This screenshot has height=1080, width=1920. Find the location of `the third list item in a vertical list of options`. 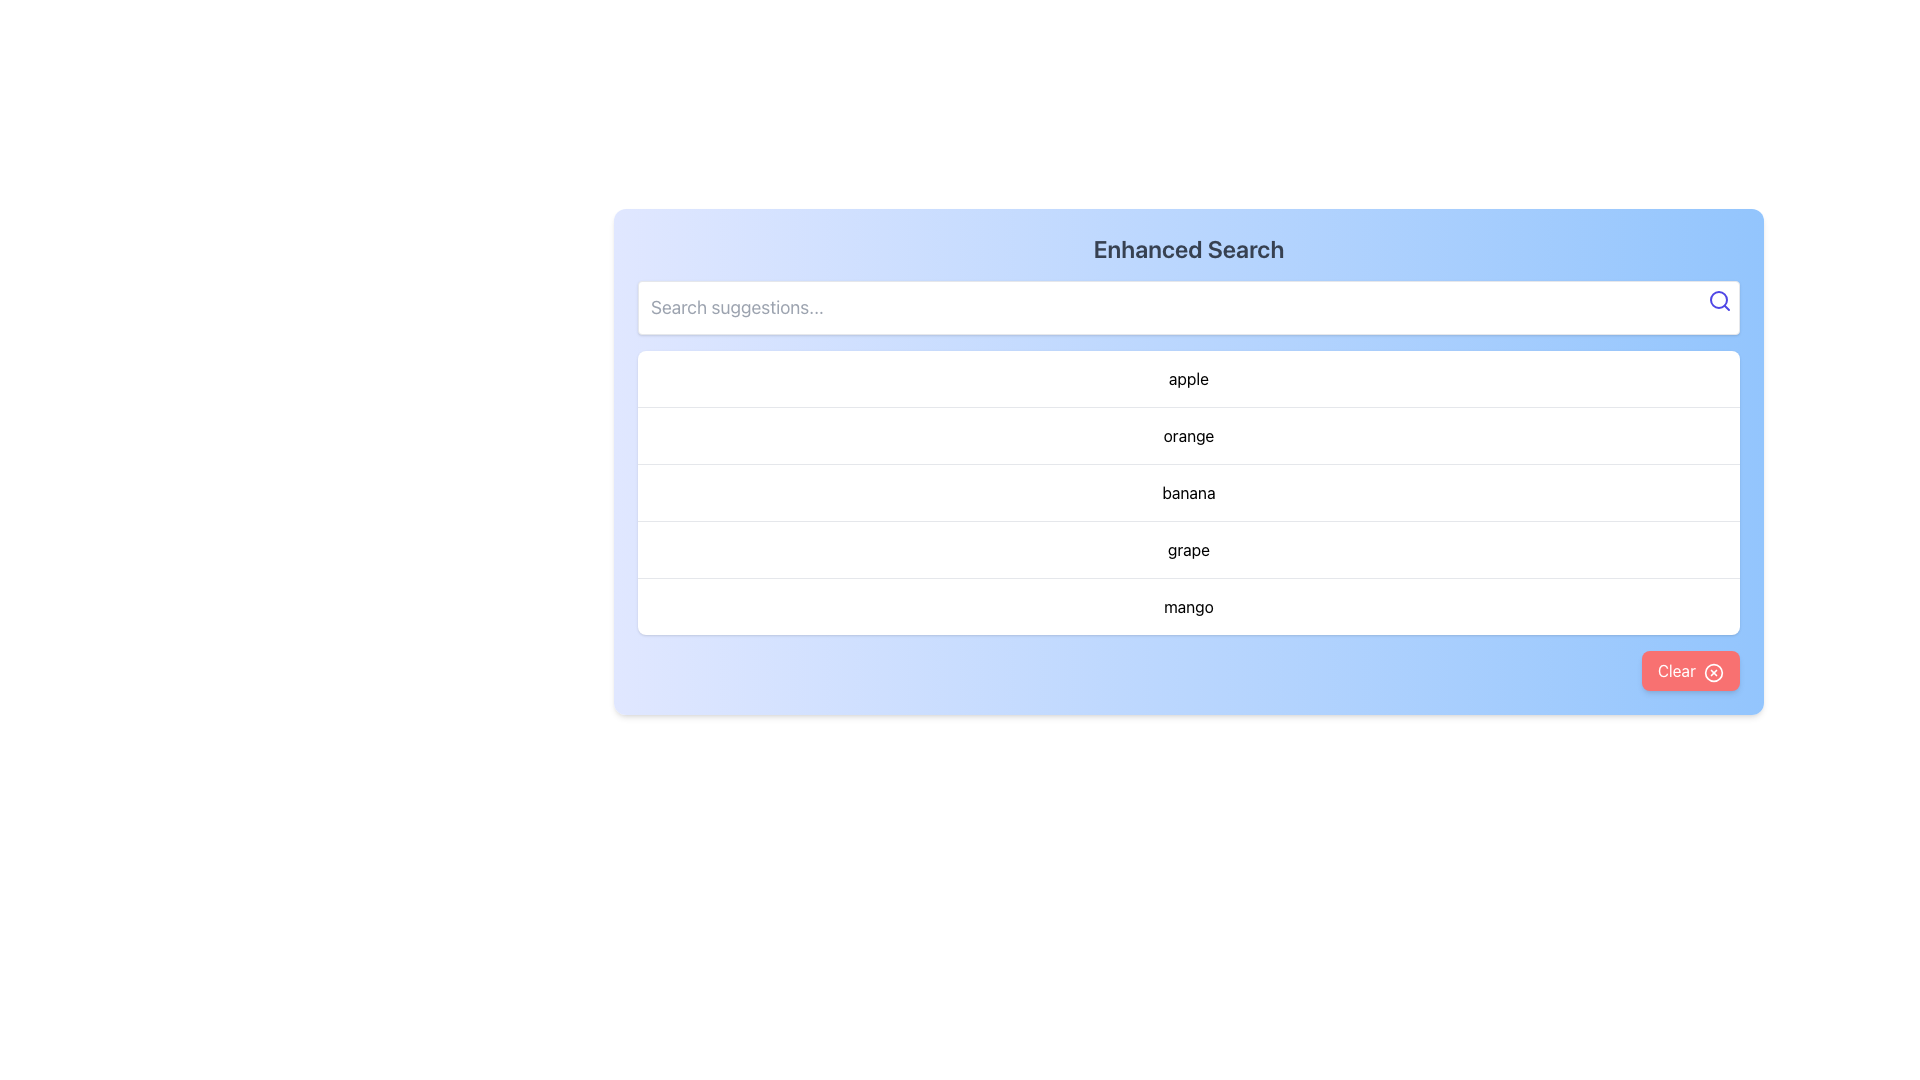

the third list item in a vertical list of options is located at coordinates (1189, 492).